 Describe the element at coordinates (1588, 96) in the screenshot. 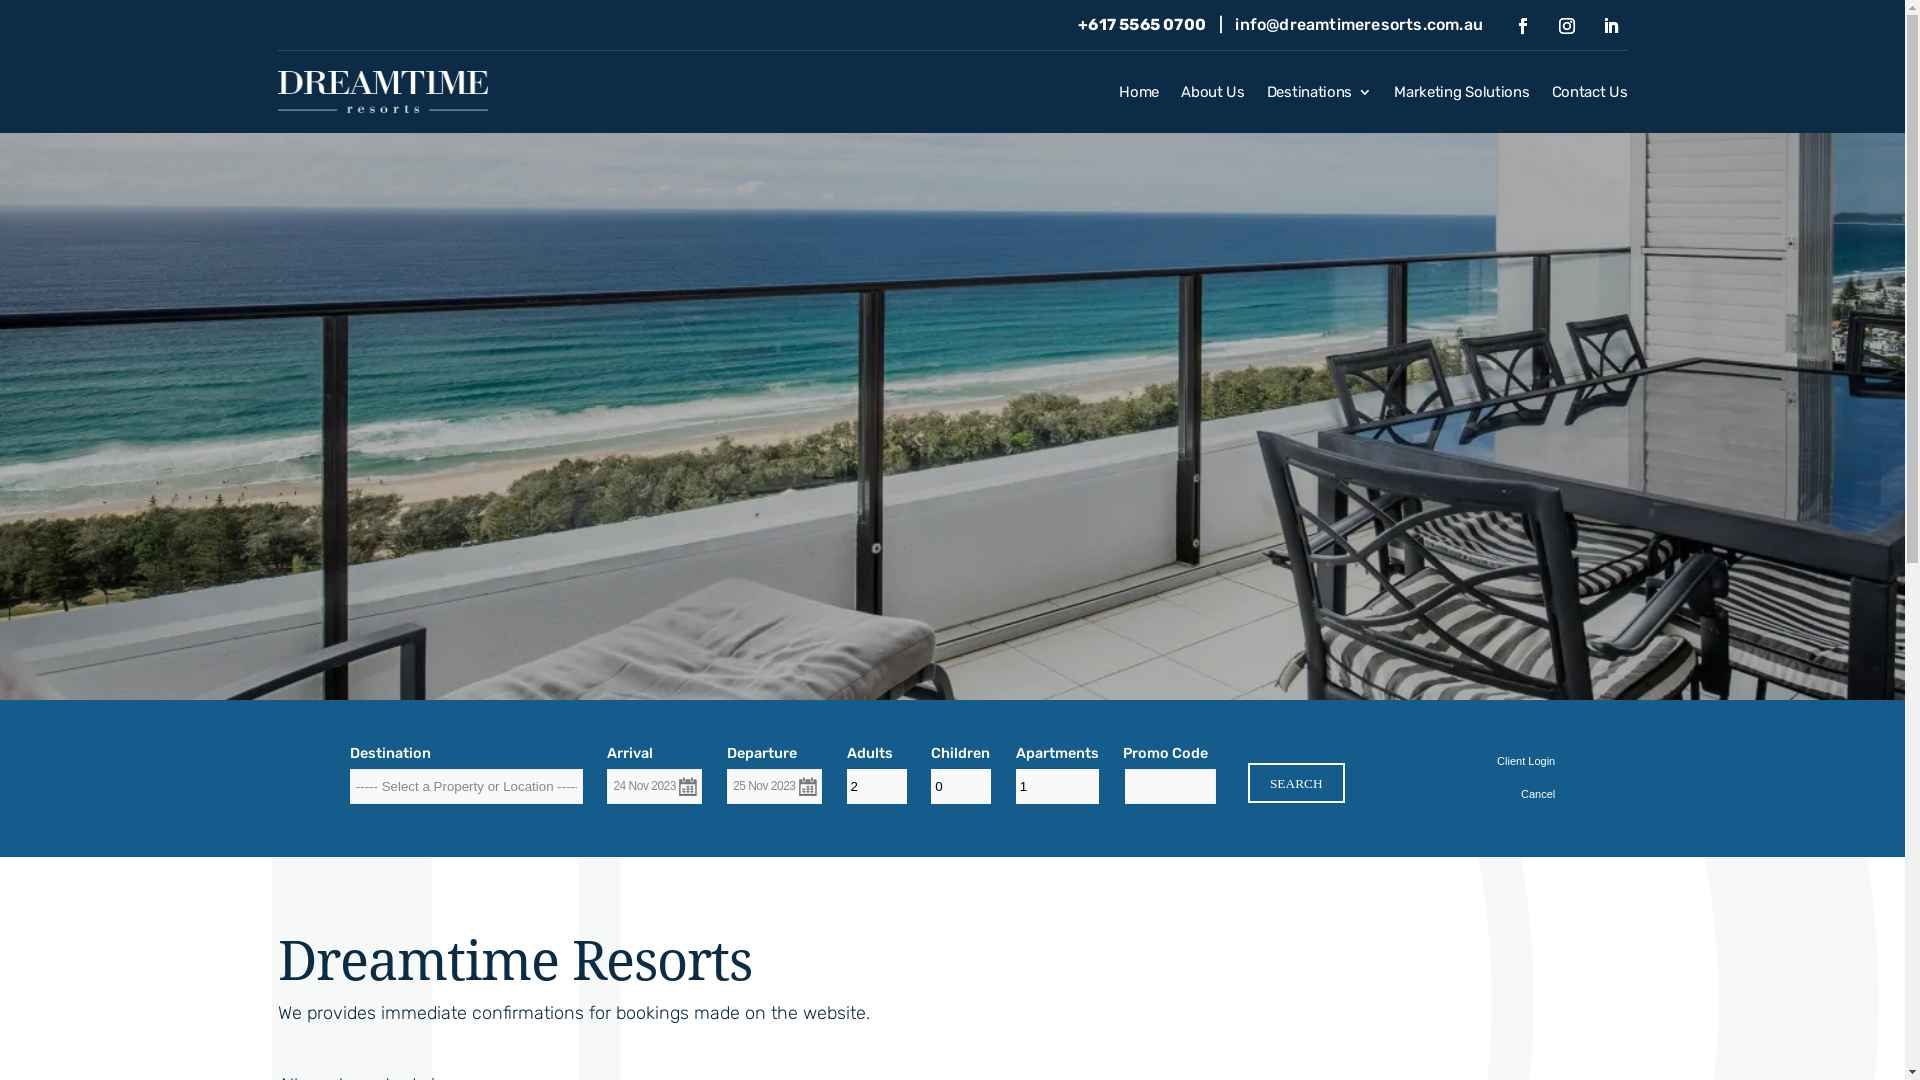

I see `'Contact Us'` at that location.